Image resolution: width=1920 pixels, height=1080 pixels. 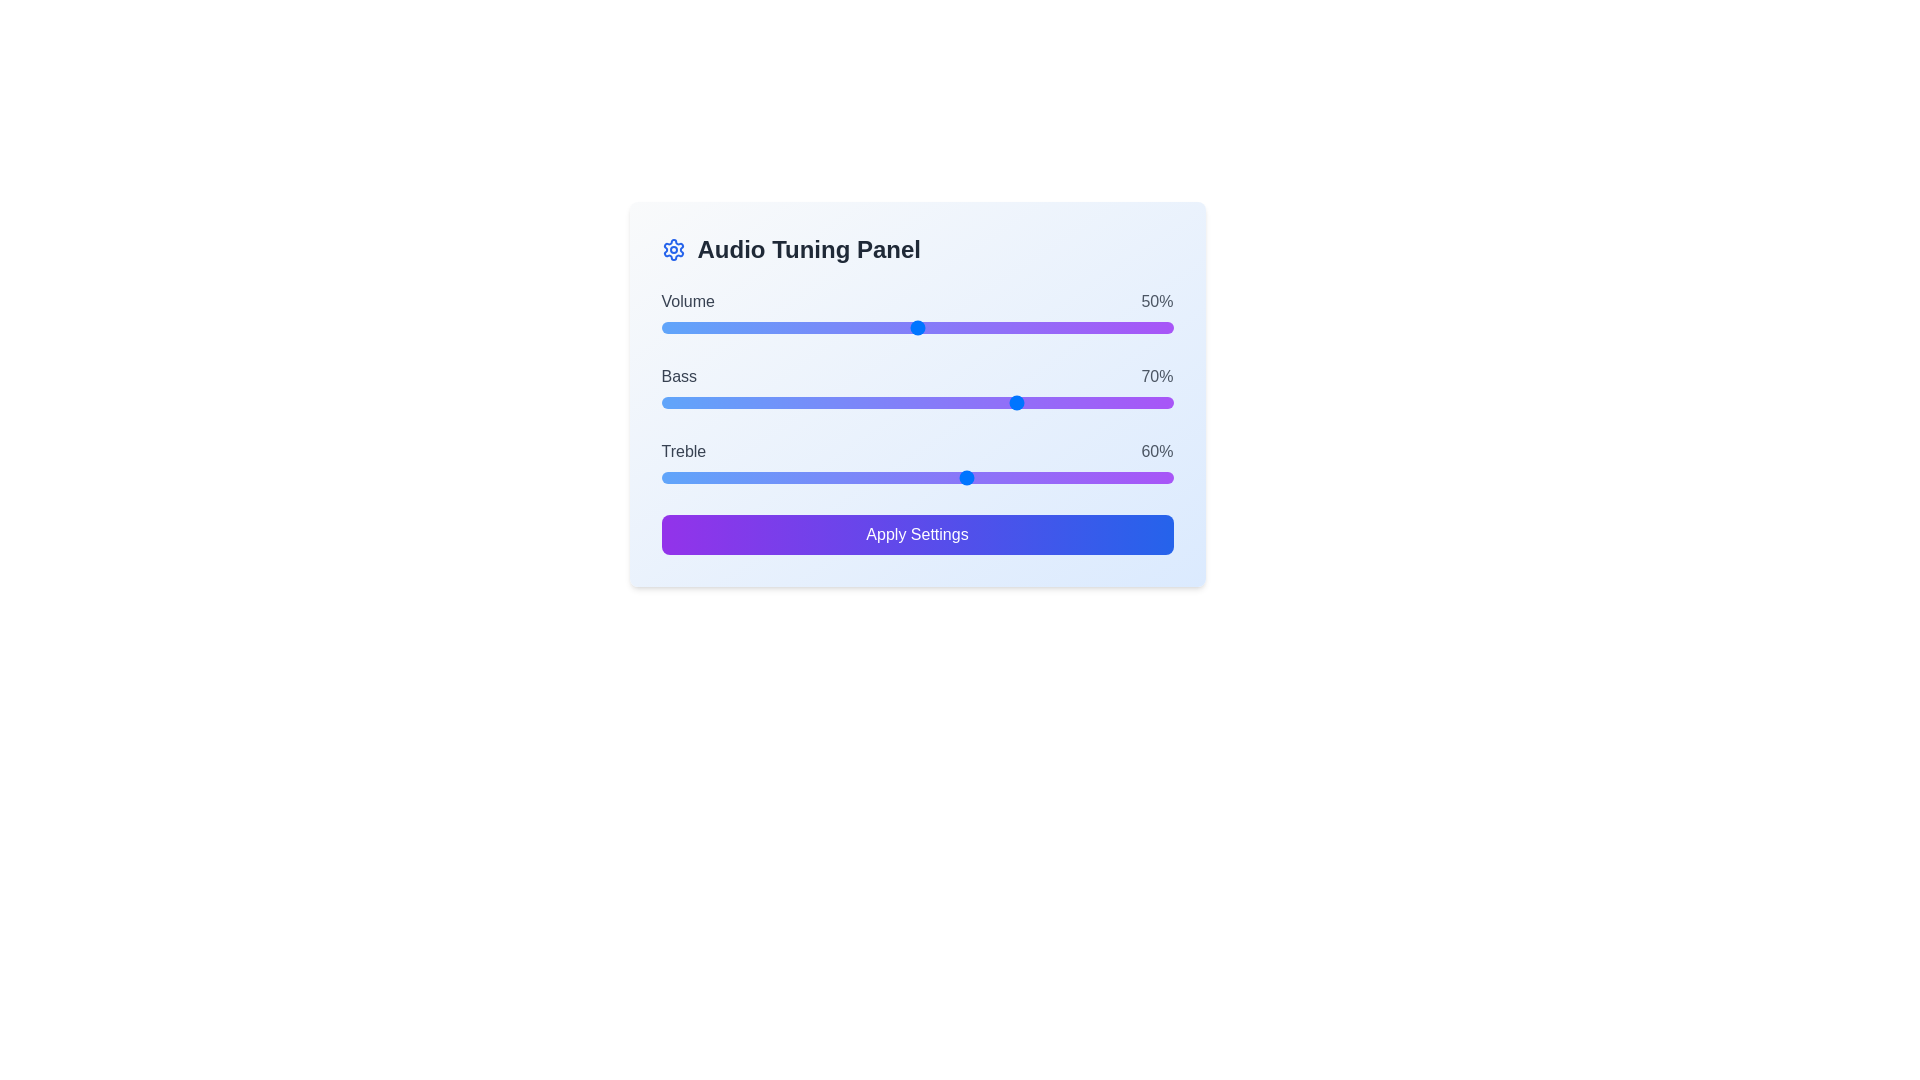 I want to click on treble, so click(x=1075, y=478).